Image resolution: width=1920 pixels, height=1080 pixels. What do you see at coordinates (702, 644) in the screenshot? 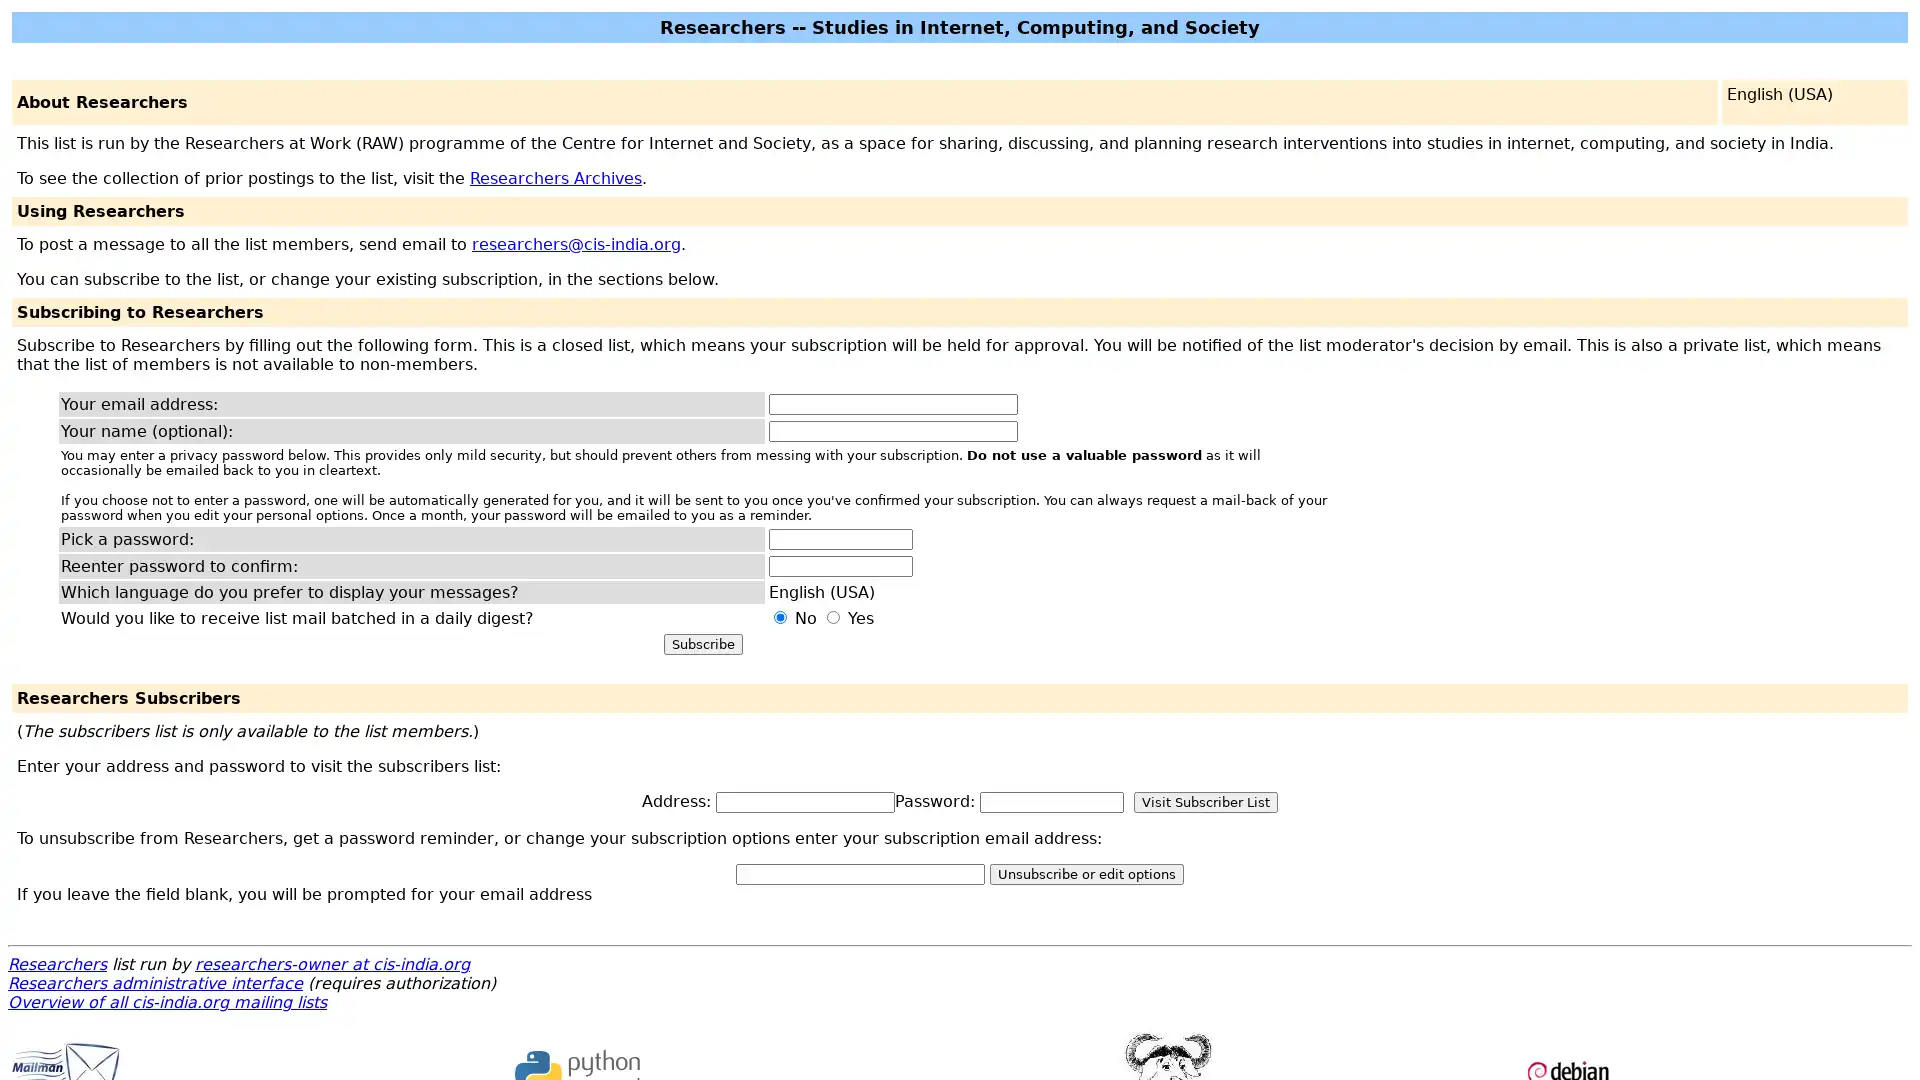
I see `Subscribe` at bounding box center [702, 644].